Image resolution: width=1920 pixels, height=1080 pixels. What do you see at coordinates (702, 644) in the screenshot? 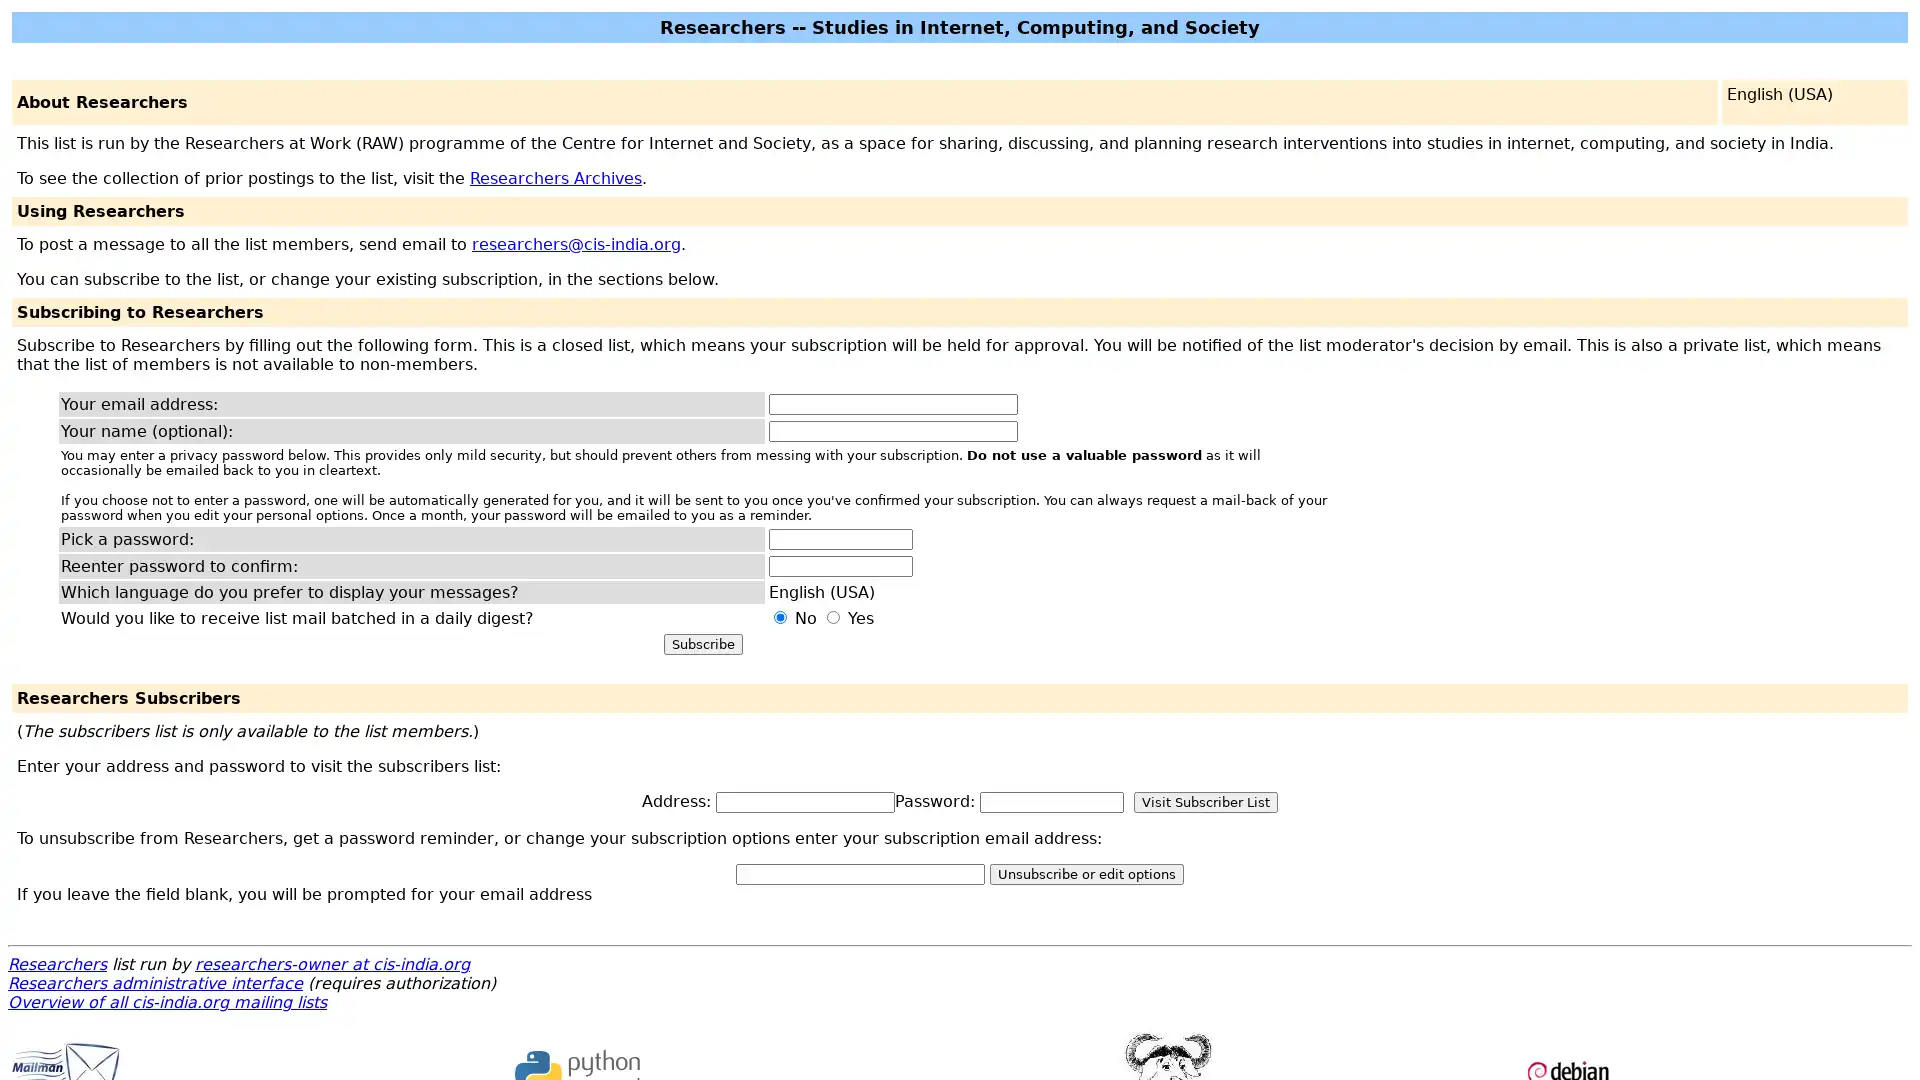
I see `Subscribe` at bounding box center [702, 644].